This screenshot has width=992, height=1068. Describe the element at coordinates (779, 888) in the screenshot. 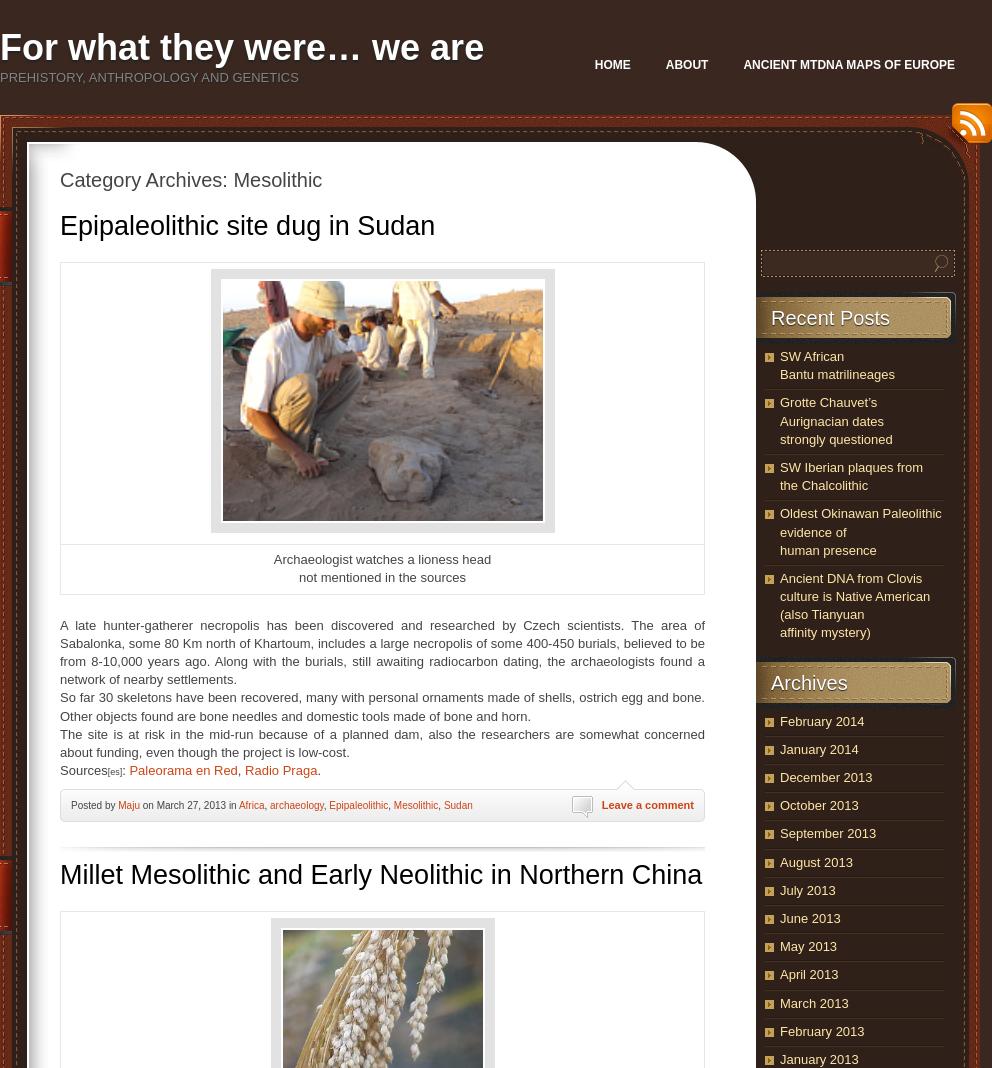

I see `'July 2013'` at that location.